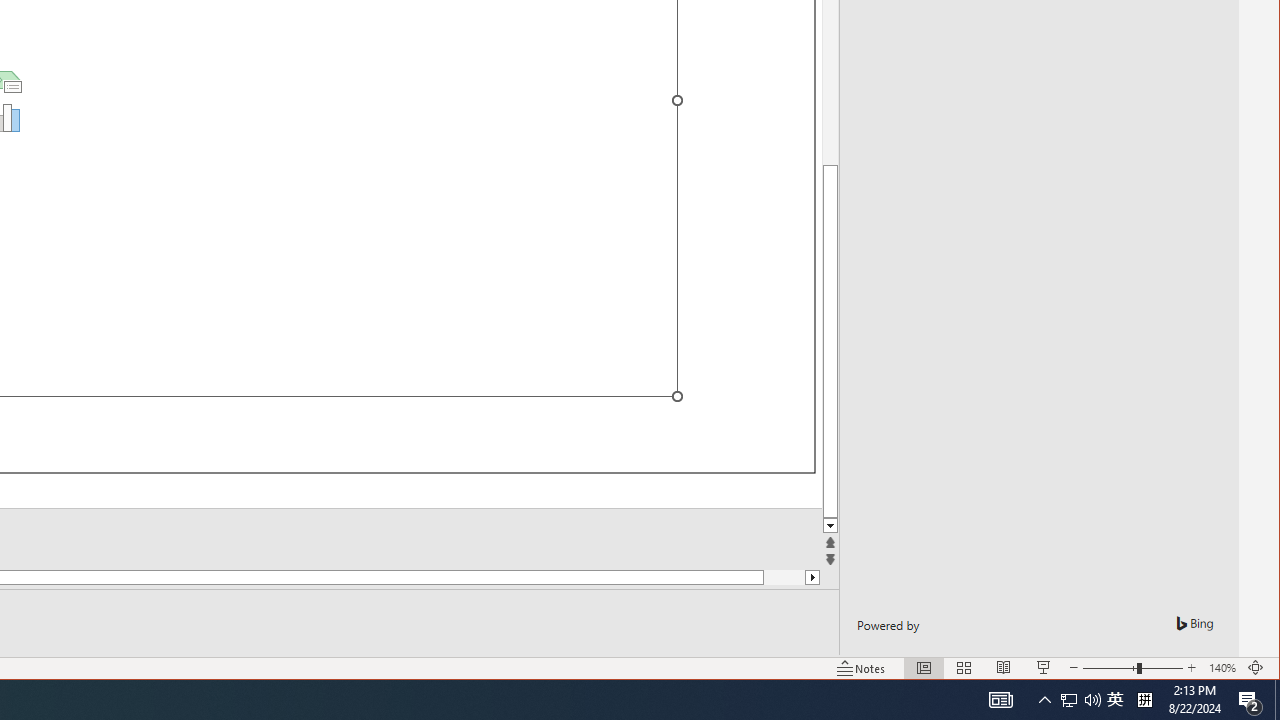 This screenshot has height=720, width=1280. Describe the element at coordinates (1221, 668) in the screenshot. I see `'Zoom 140%'` at that location.